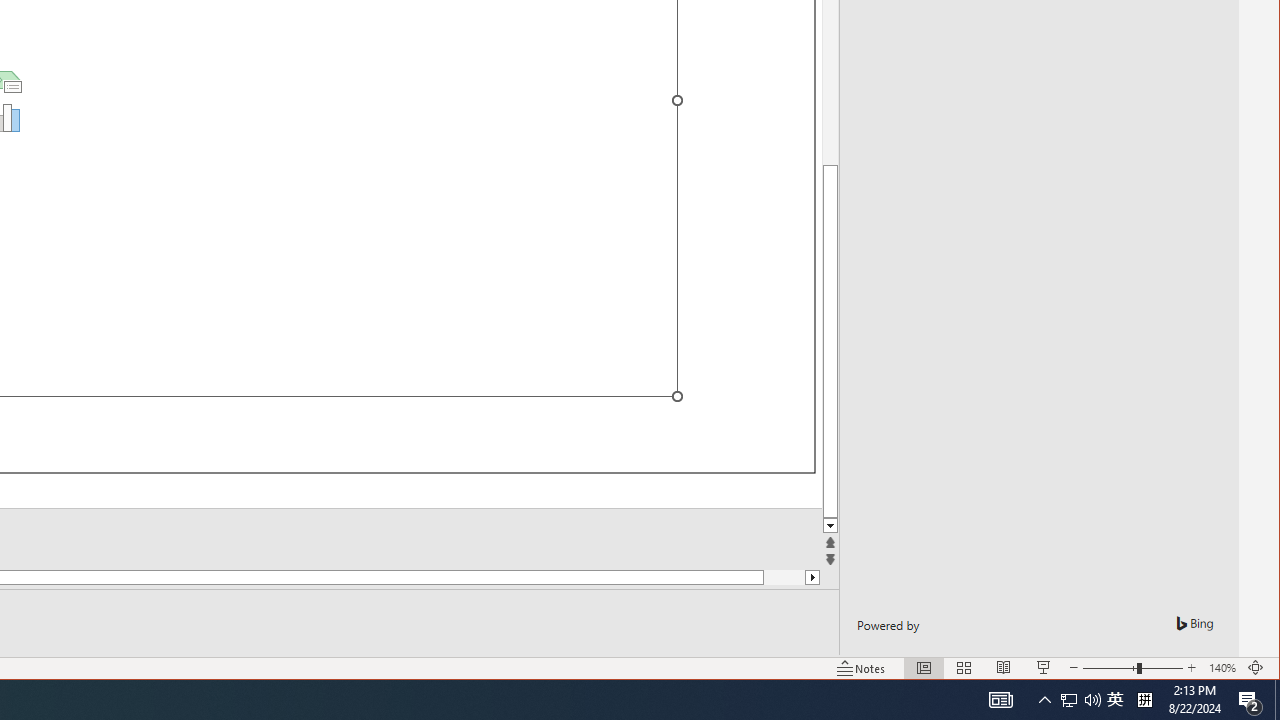 This screenshot has height=720, width=1280. Describe the element at coordinates (1221, 668) in the screenshot. I see `'Zoom 140%'` at that location.